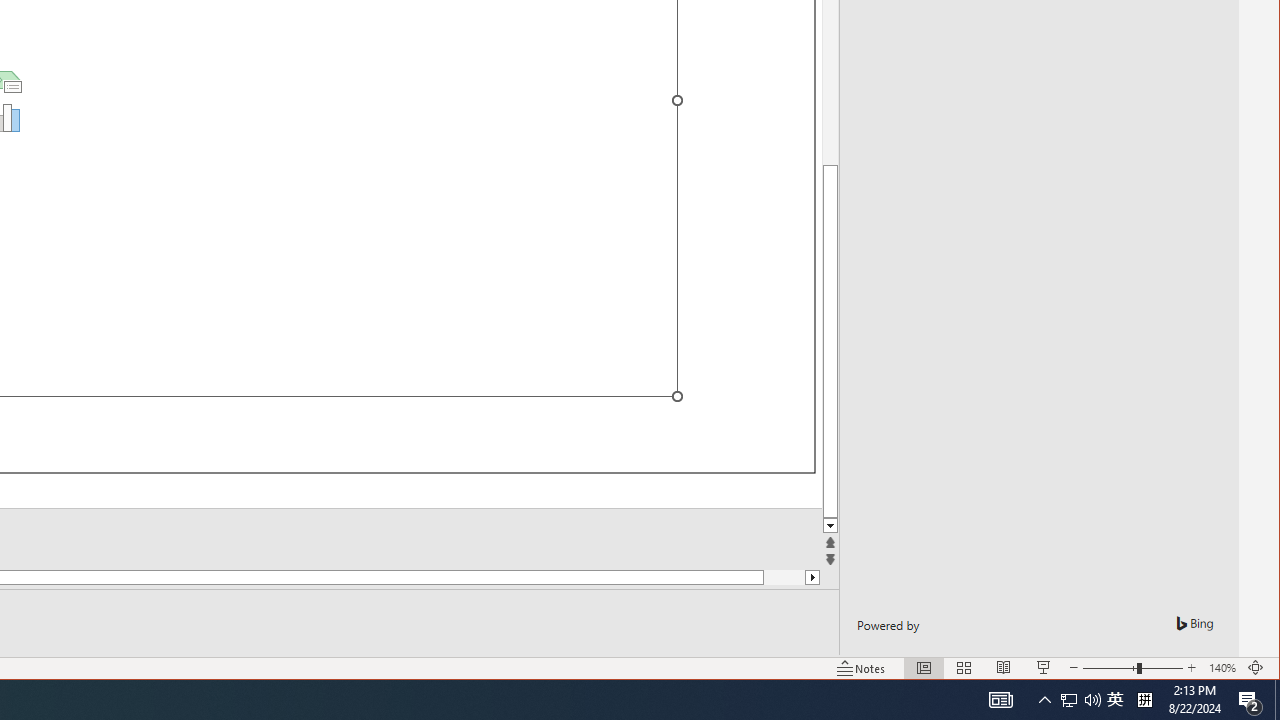 This screenshot has height=720, width=1280. Describe the element at coordinates (1221, 668) in the screenshot. I see `'Zoom 140%'` at that location.